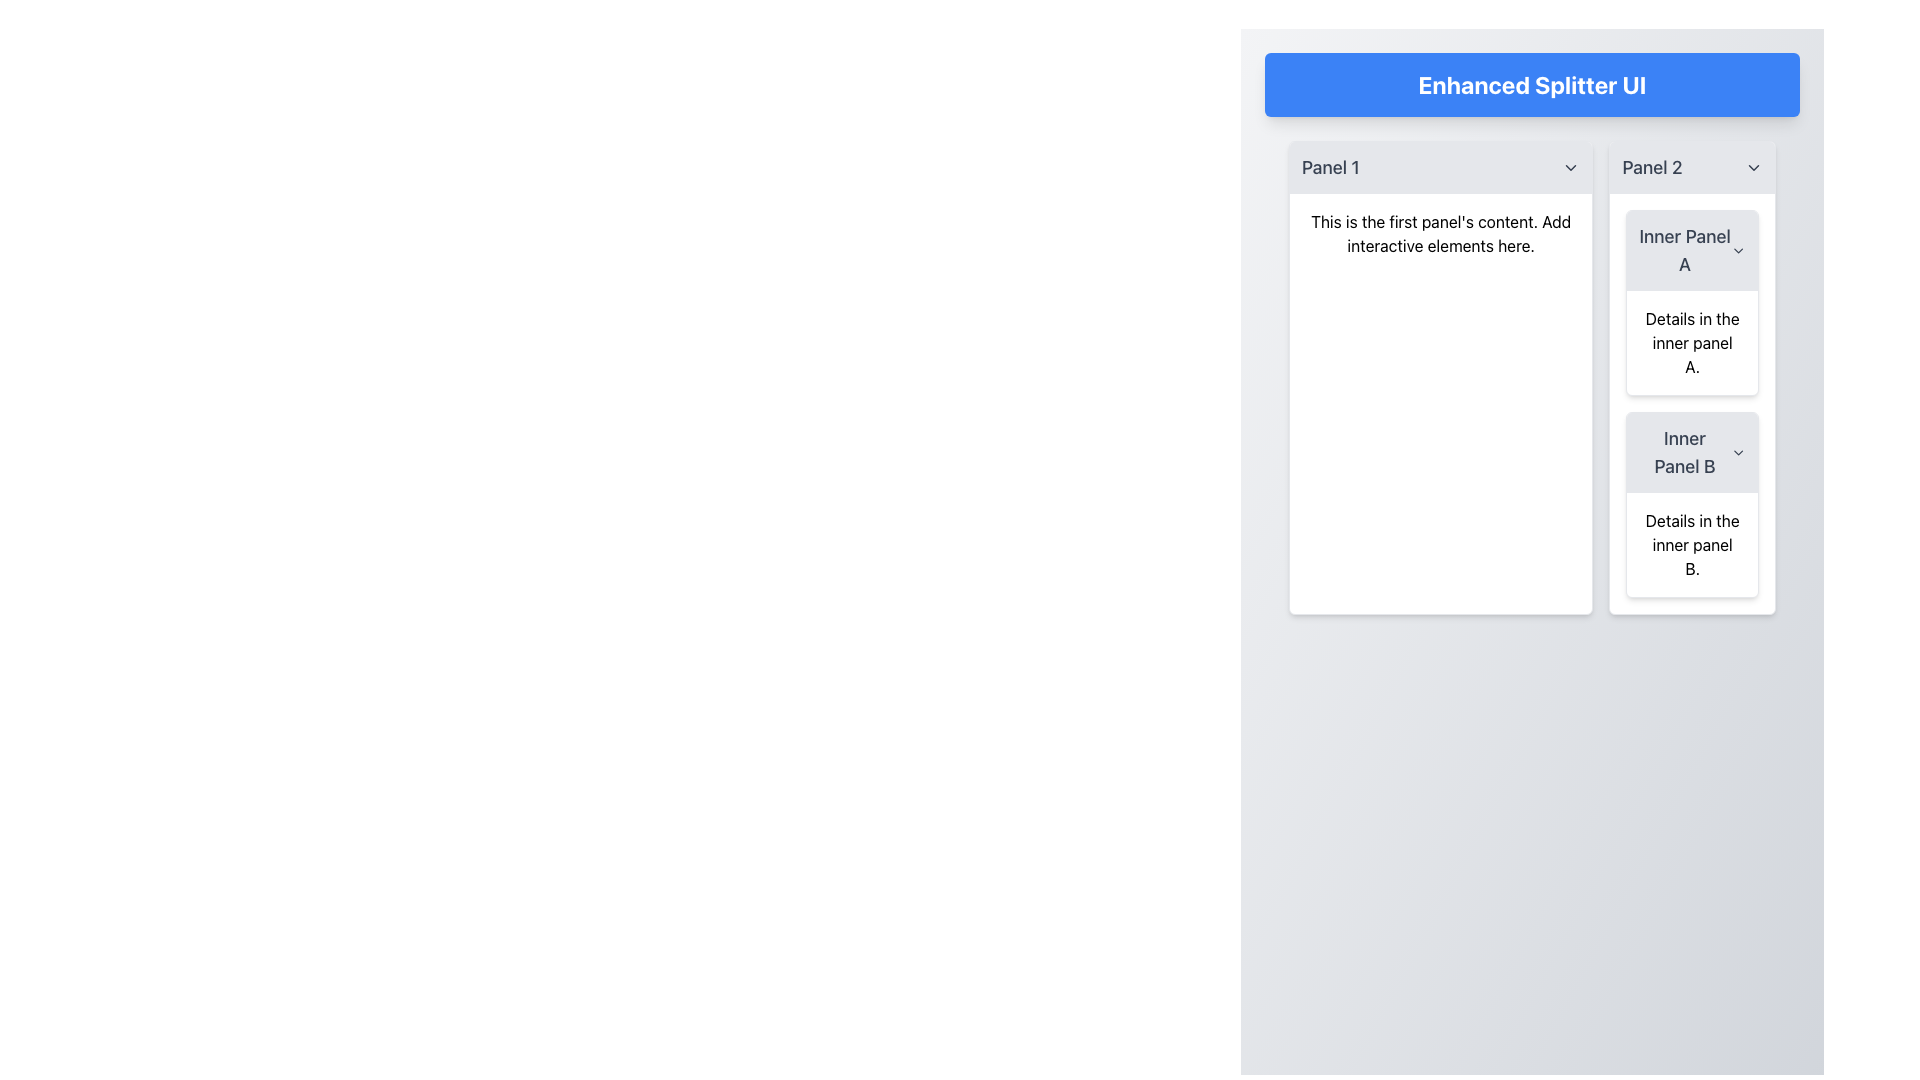 The width and height of the screenshot is (1920, 1080). I want to click on the chevron icon located at the far-right end of the 'Panel 2' header bar, so click(1752, 167).